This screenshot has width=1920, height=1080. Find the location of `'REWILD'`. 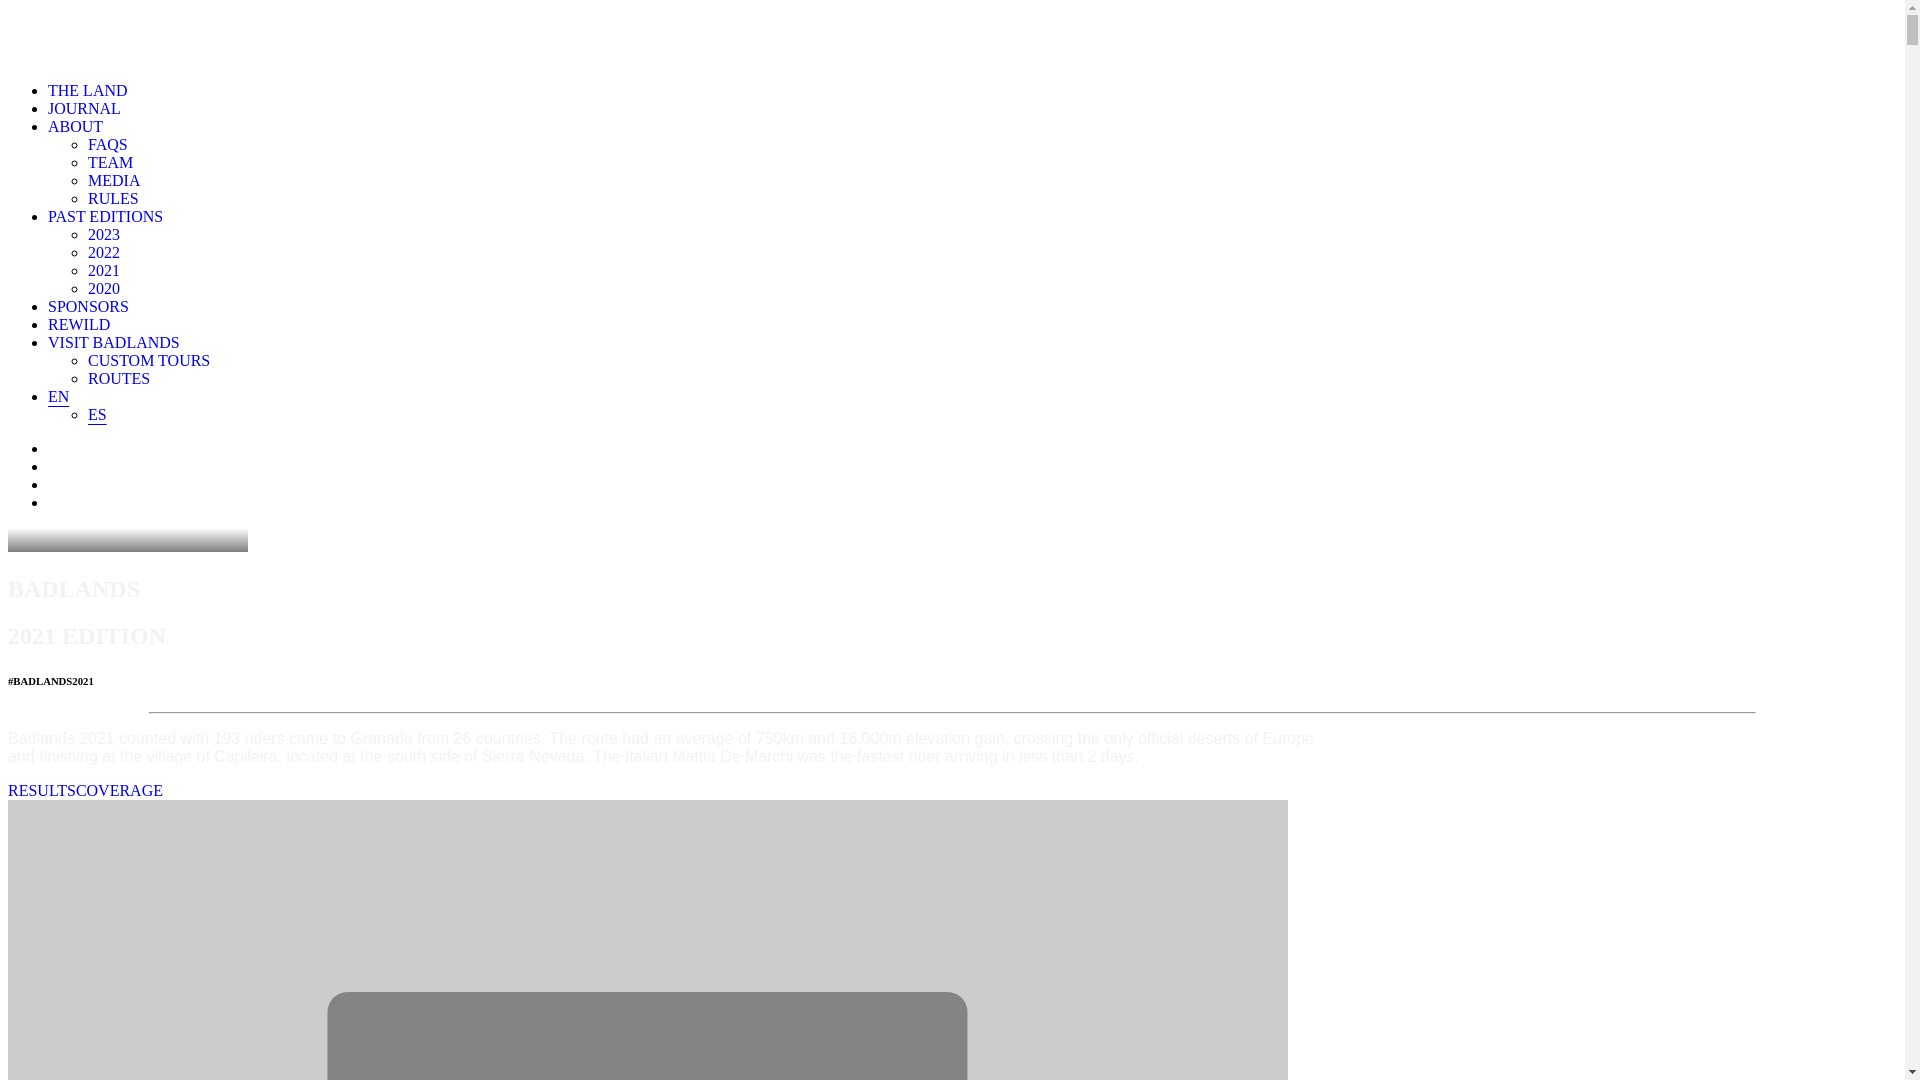

'REWILD' is located at coordinates (78, 323).